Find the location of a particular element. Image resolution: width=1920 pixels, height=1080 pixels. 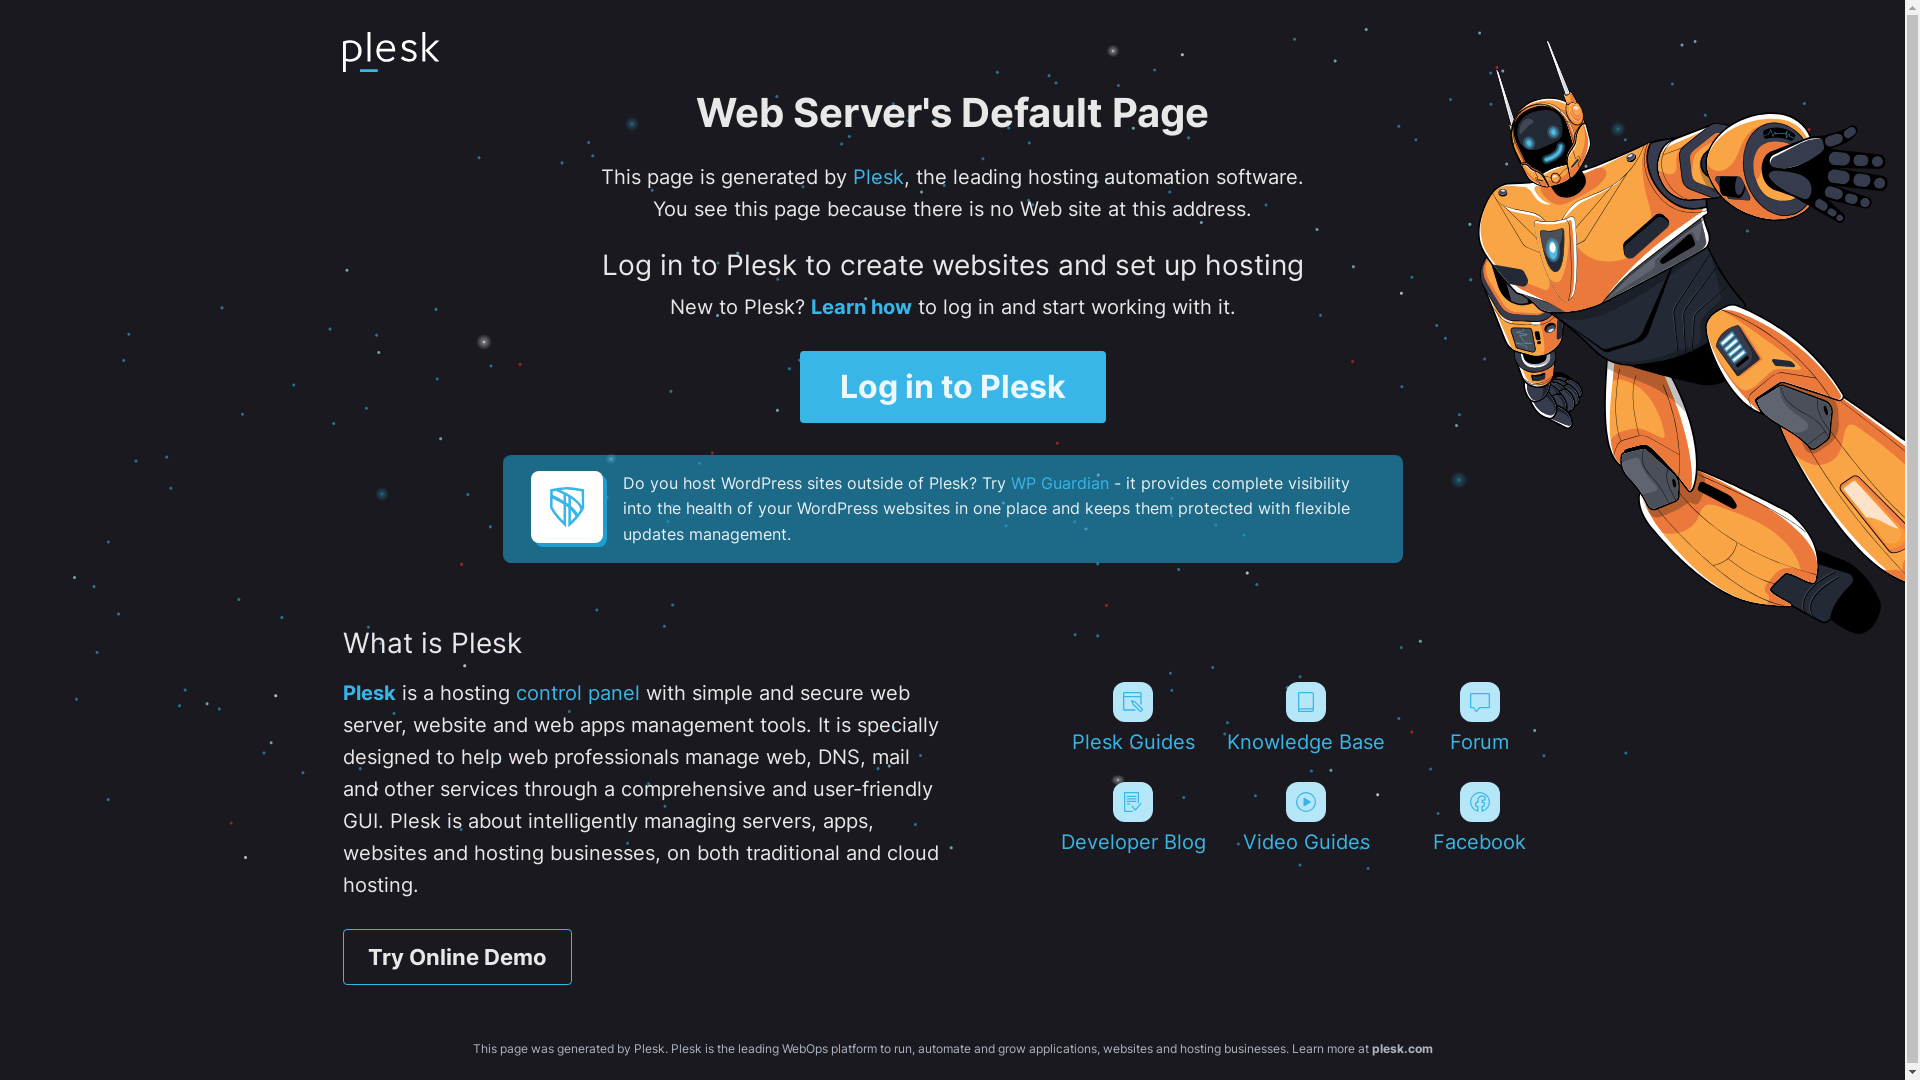

'Plesk' is located at coordinates (853, 176).